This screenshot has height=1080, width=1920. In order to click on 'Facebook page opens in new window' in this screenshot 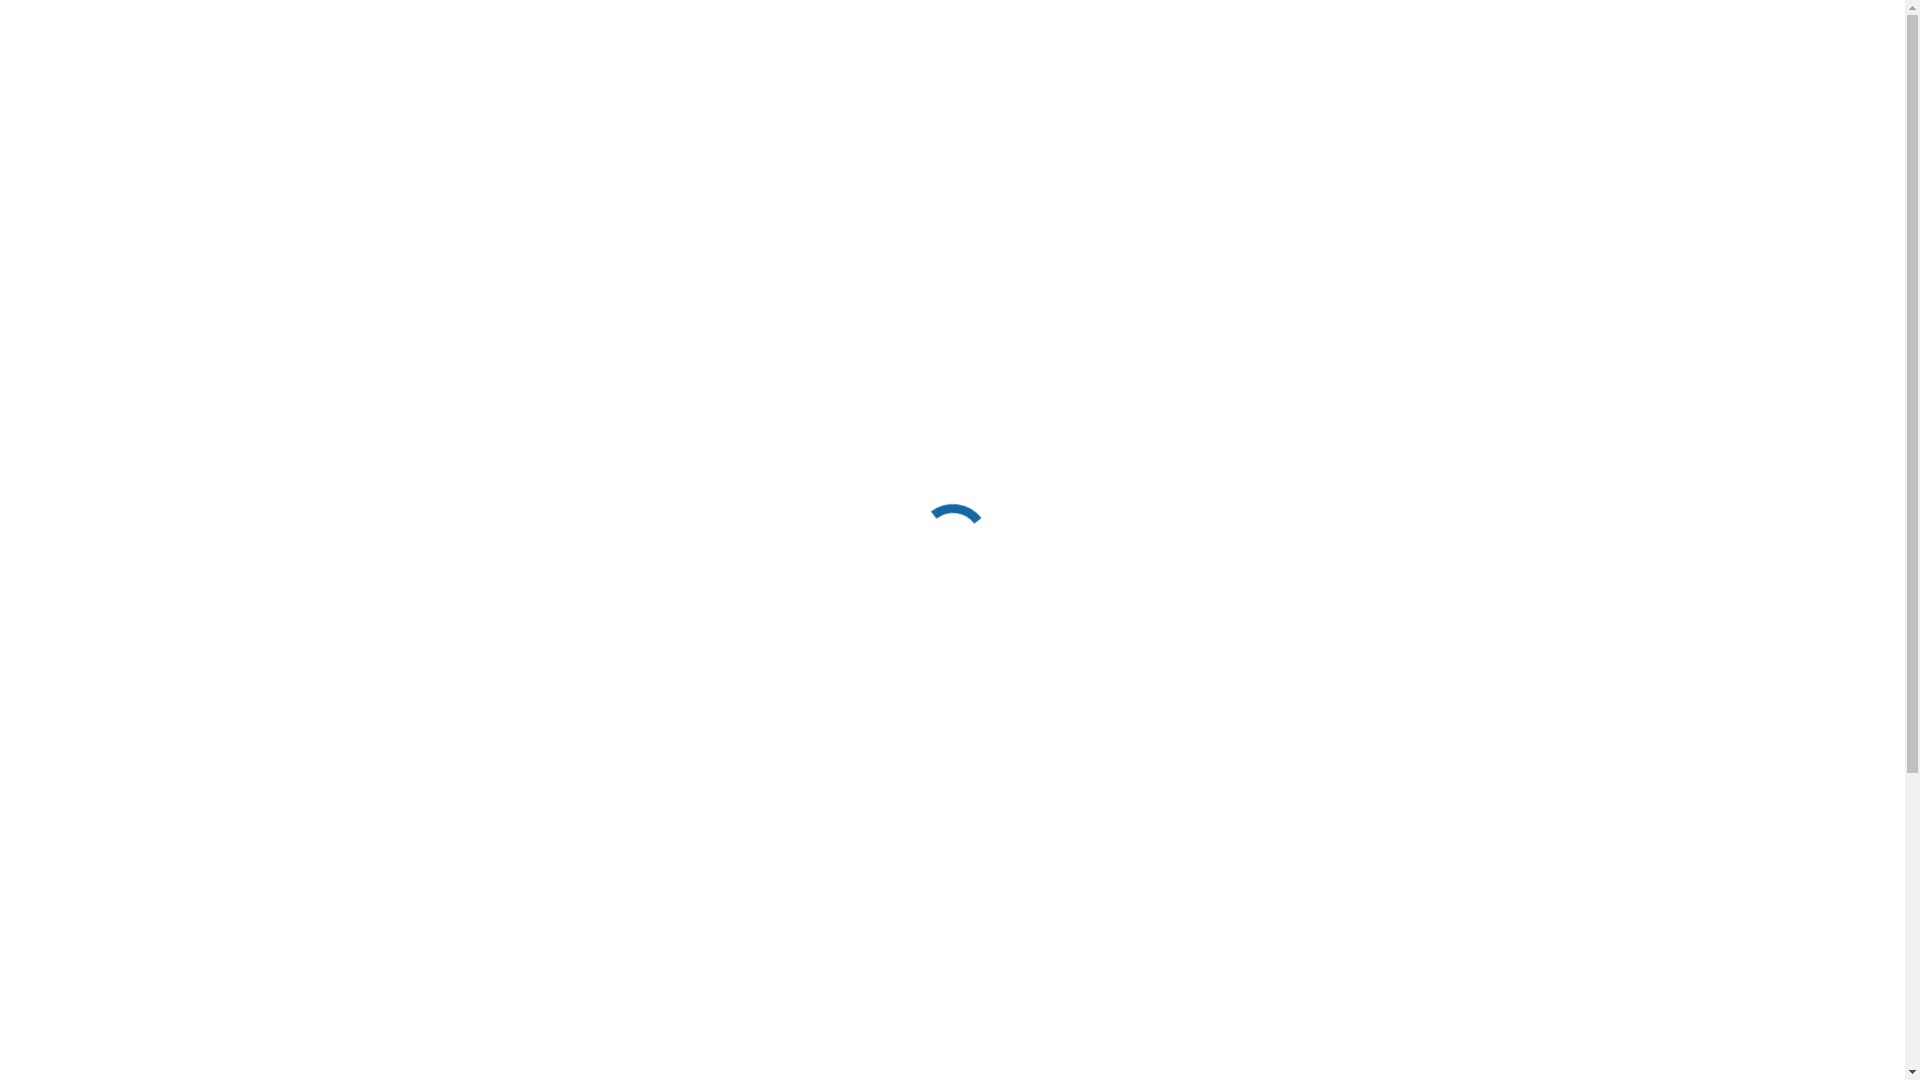, I will do `click(1501, 16)`.